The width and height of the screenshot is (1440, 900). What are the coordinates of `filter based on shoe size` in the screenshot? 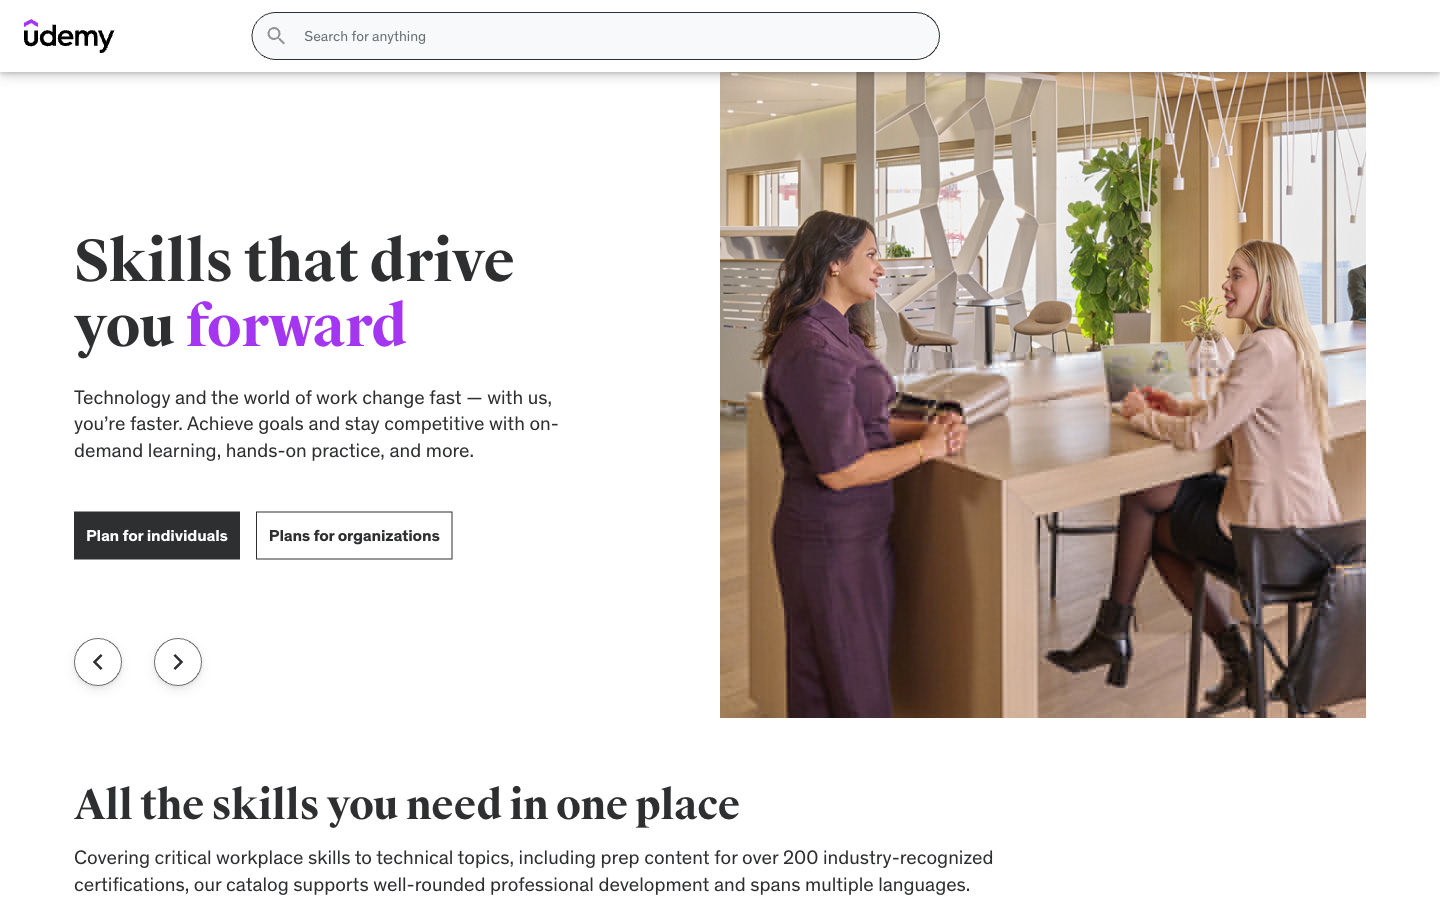 It's located at (243, 315).